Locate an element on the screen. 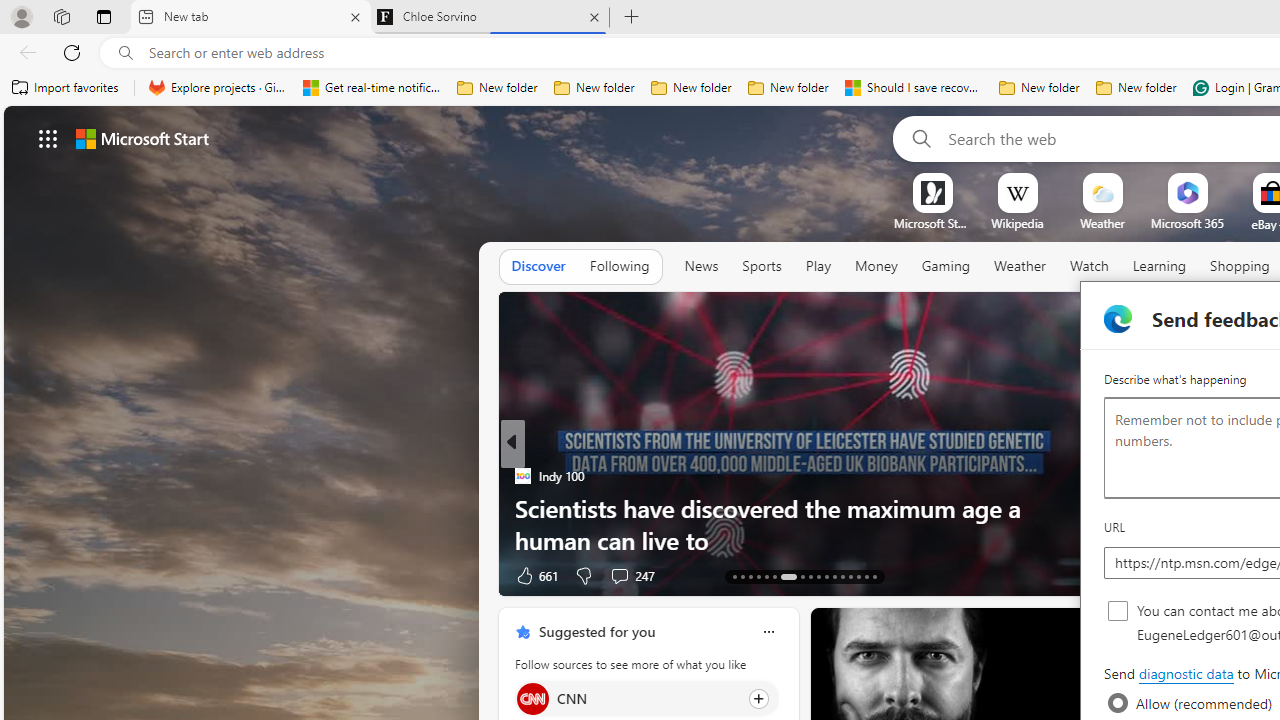 This screenshot has height=720, width=1280. 'AutomationID: tab-39' is located at coordinates (850, 577).